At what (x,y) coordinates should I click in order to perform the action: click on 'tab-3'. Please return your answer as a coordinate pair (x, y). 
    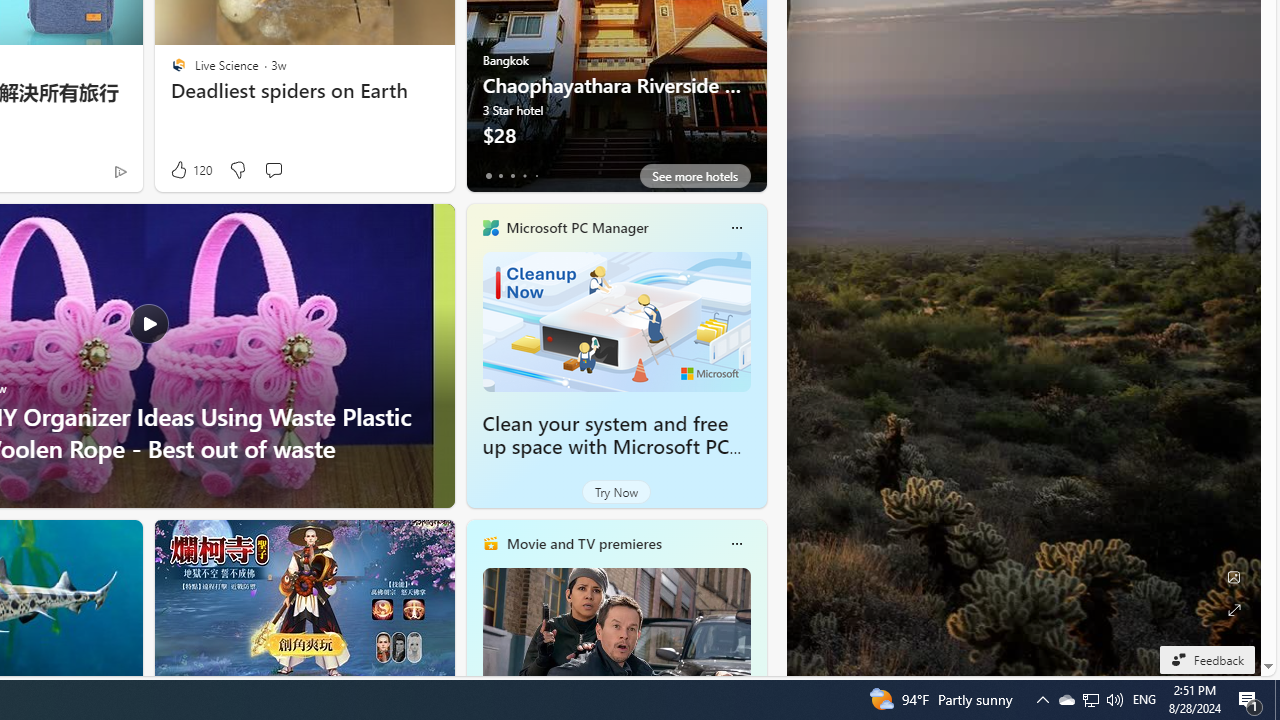
    Looking at the image, I should click on (524, 175).